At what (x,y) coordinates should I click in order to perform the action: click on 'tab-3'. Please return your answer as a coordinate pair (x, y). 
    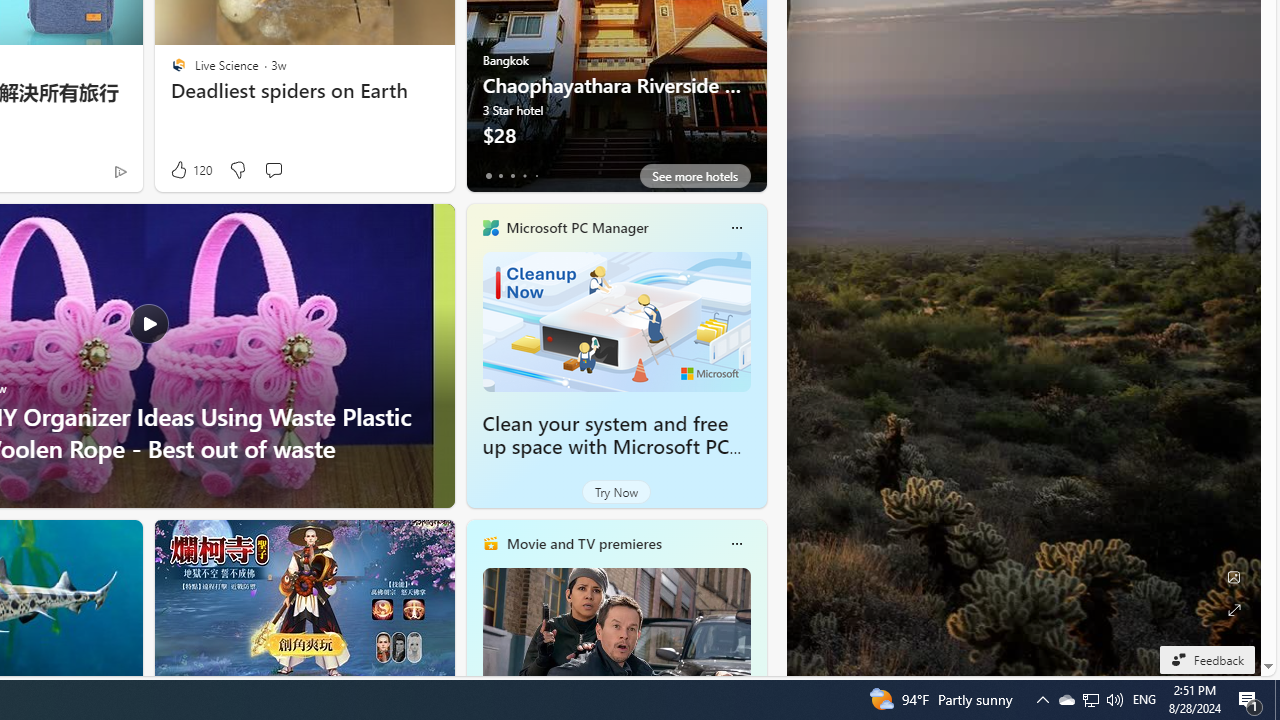
    Looking at the image, I should click on (524, 175).